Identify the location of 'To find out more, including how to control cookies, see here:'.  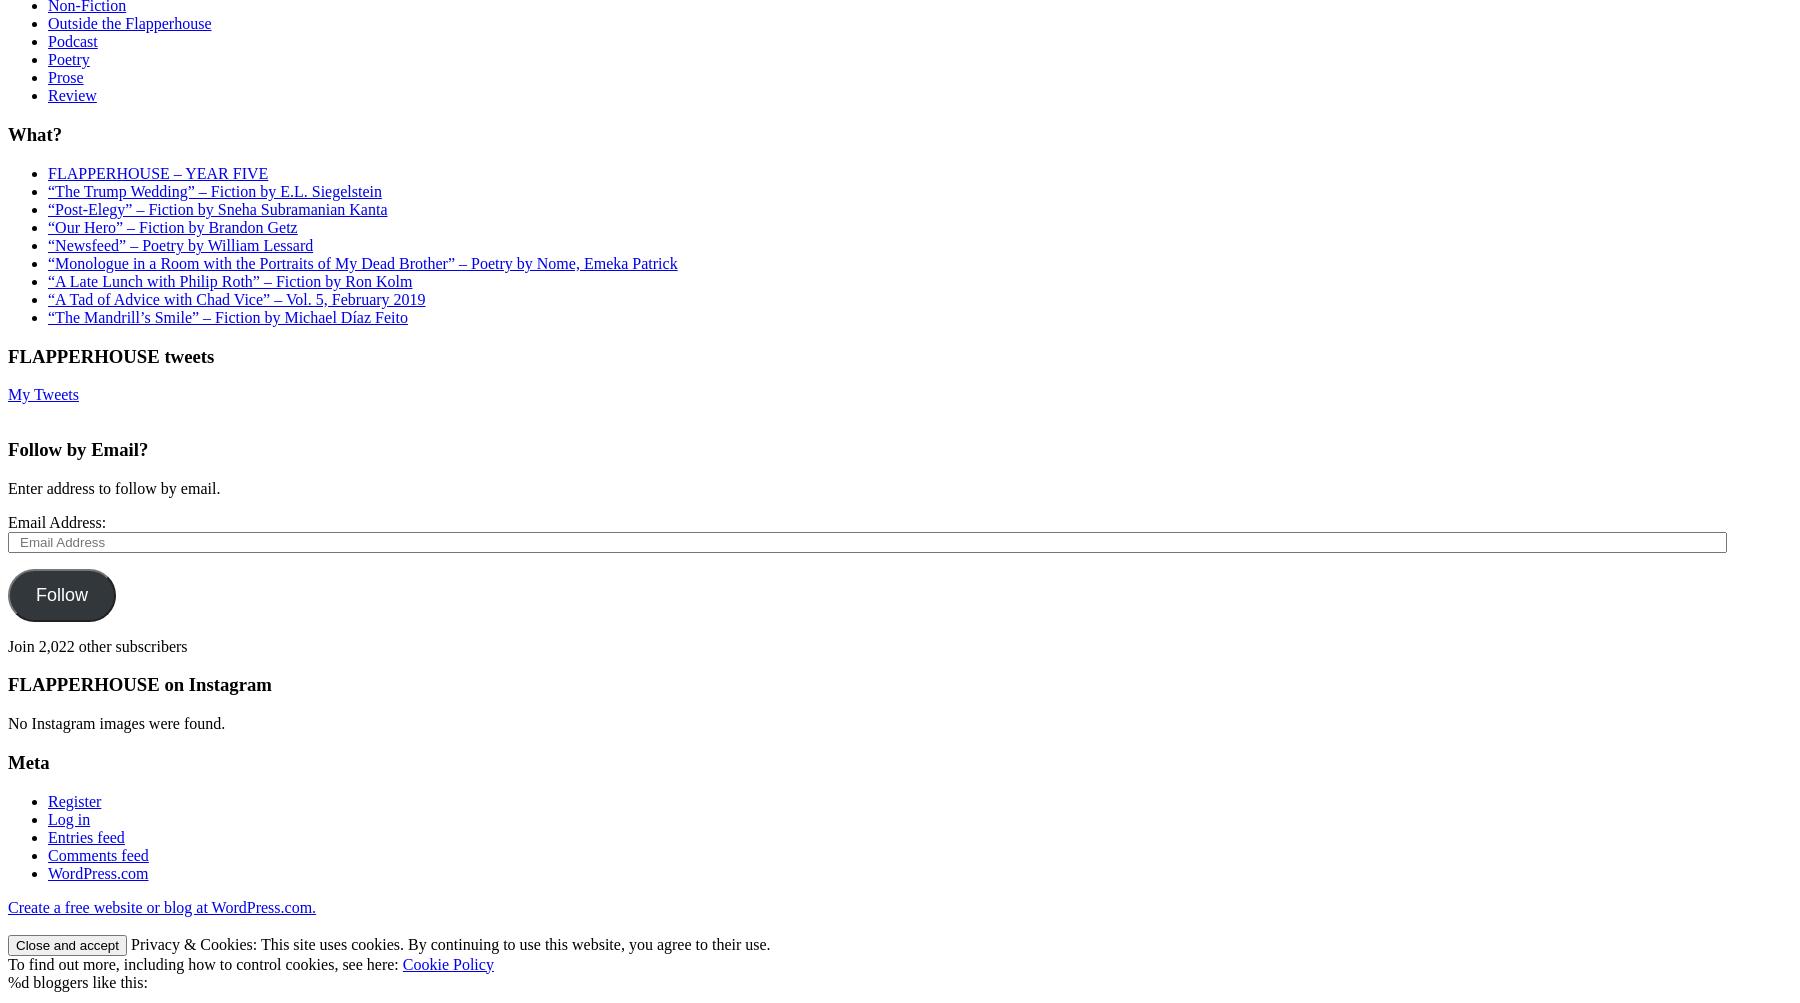
(205, 962).